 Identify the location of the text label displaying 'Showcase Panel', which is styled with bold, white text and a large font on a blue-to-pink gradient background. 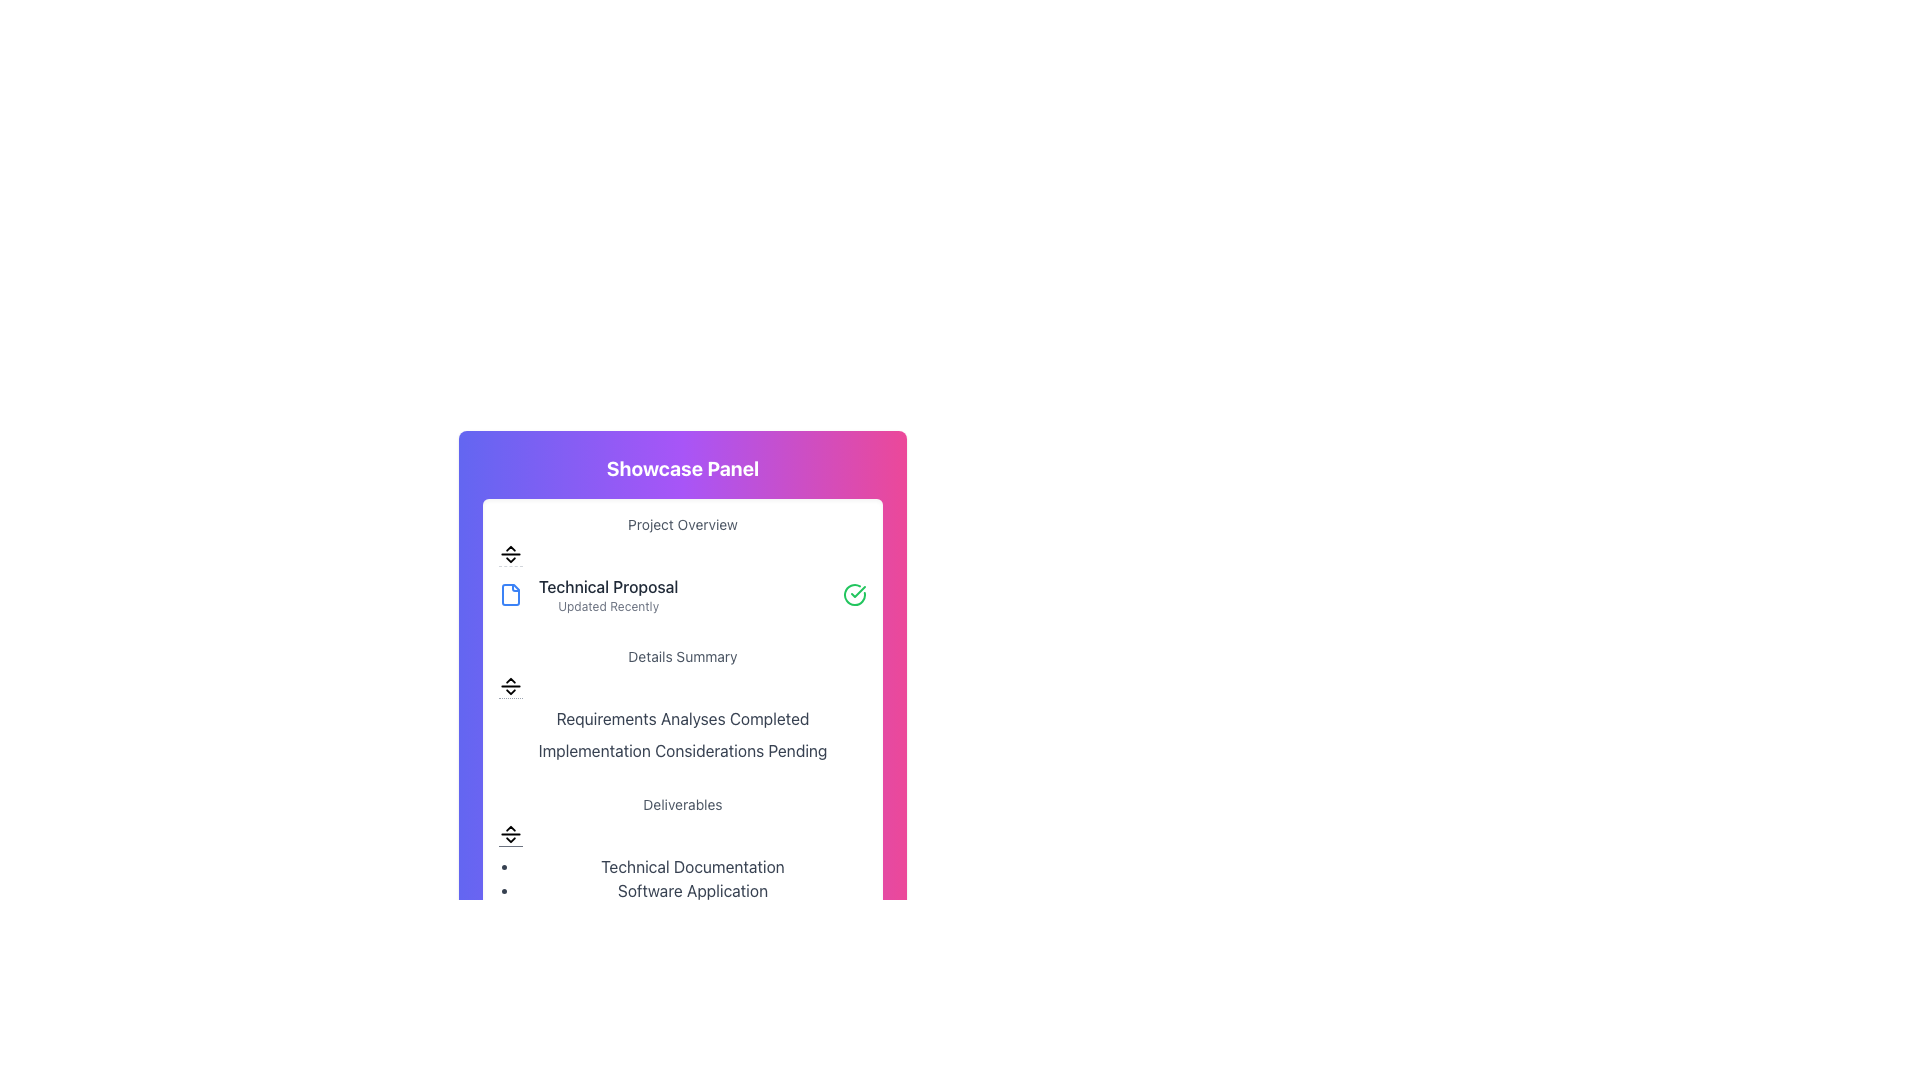
(682, 469).